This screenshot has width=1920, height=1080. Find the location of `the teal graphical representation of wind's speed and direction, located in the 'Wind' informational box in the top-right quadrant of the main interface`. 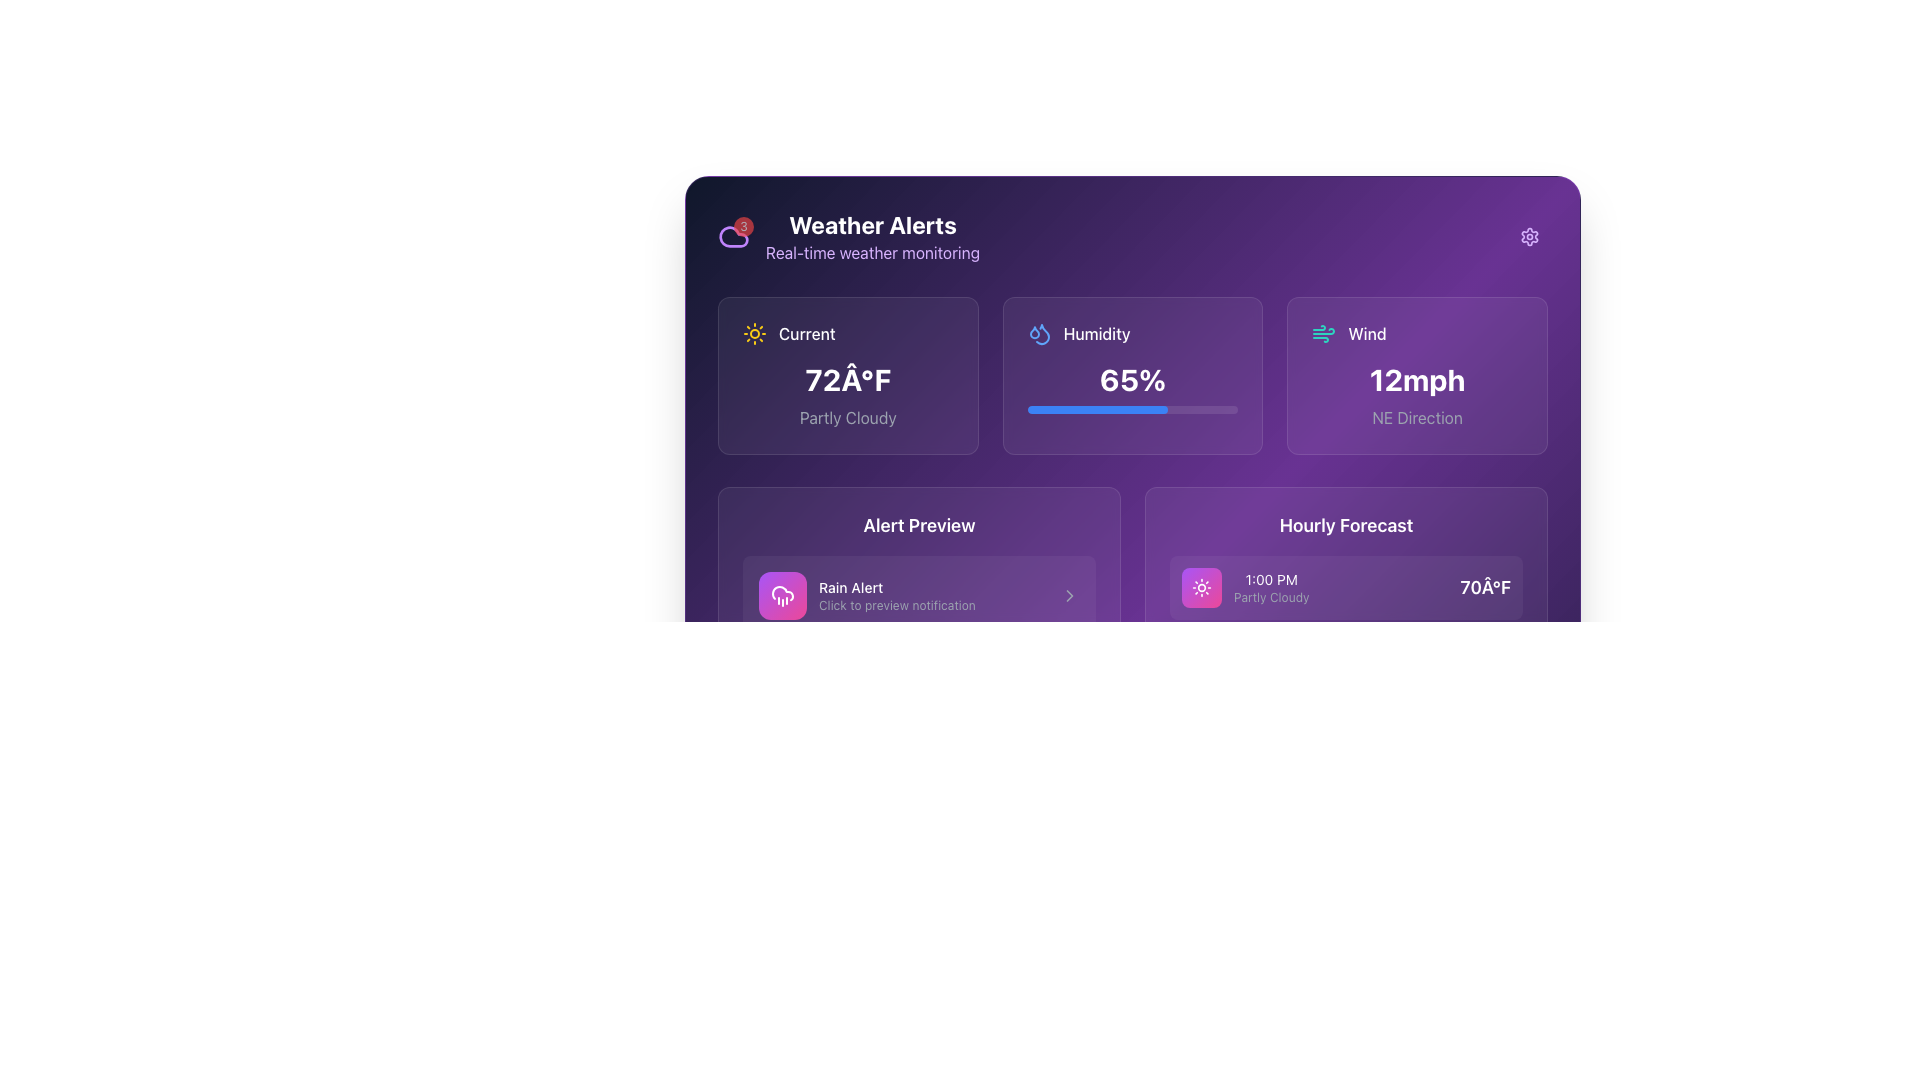

the teal graphical representation of wind's speed and direction, located in the 'Wind' informational box in the top-right quadrant of the main interface is located at coordinates (1324, 330).